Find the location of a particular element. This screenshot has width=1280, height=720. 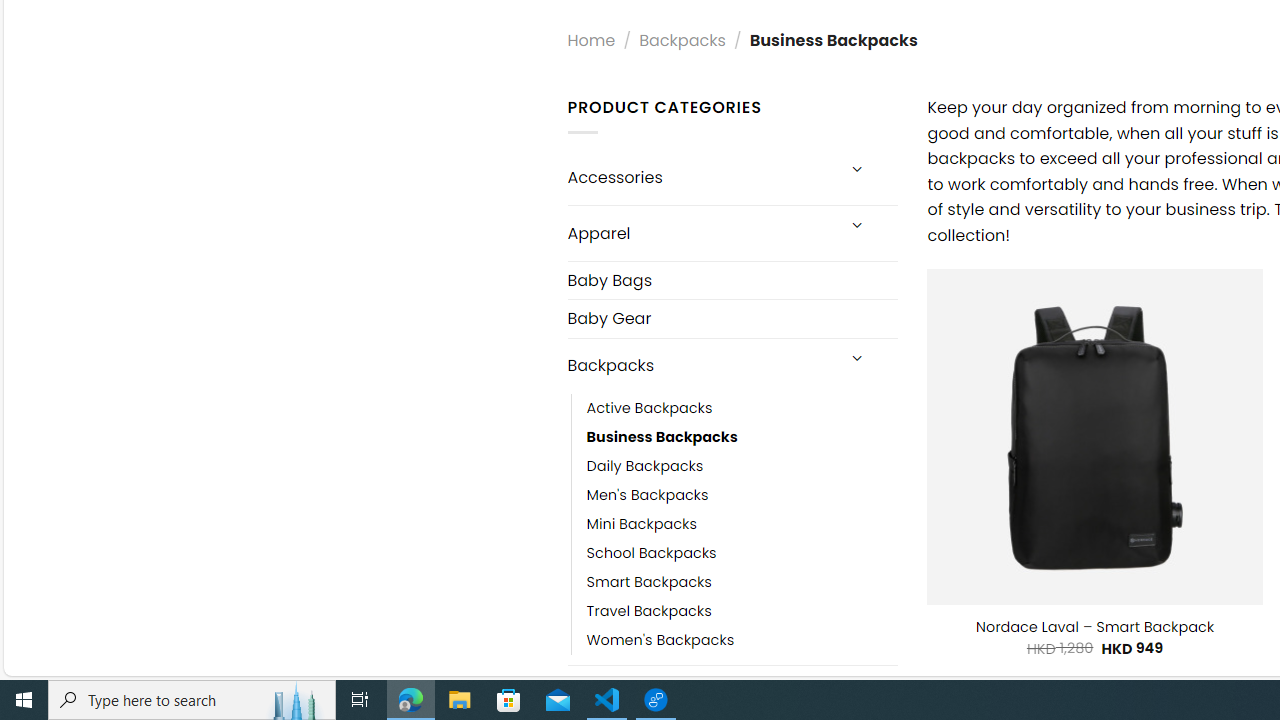

'Backpacks' is located at coordinates (700, 366).